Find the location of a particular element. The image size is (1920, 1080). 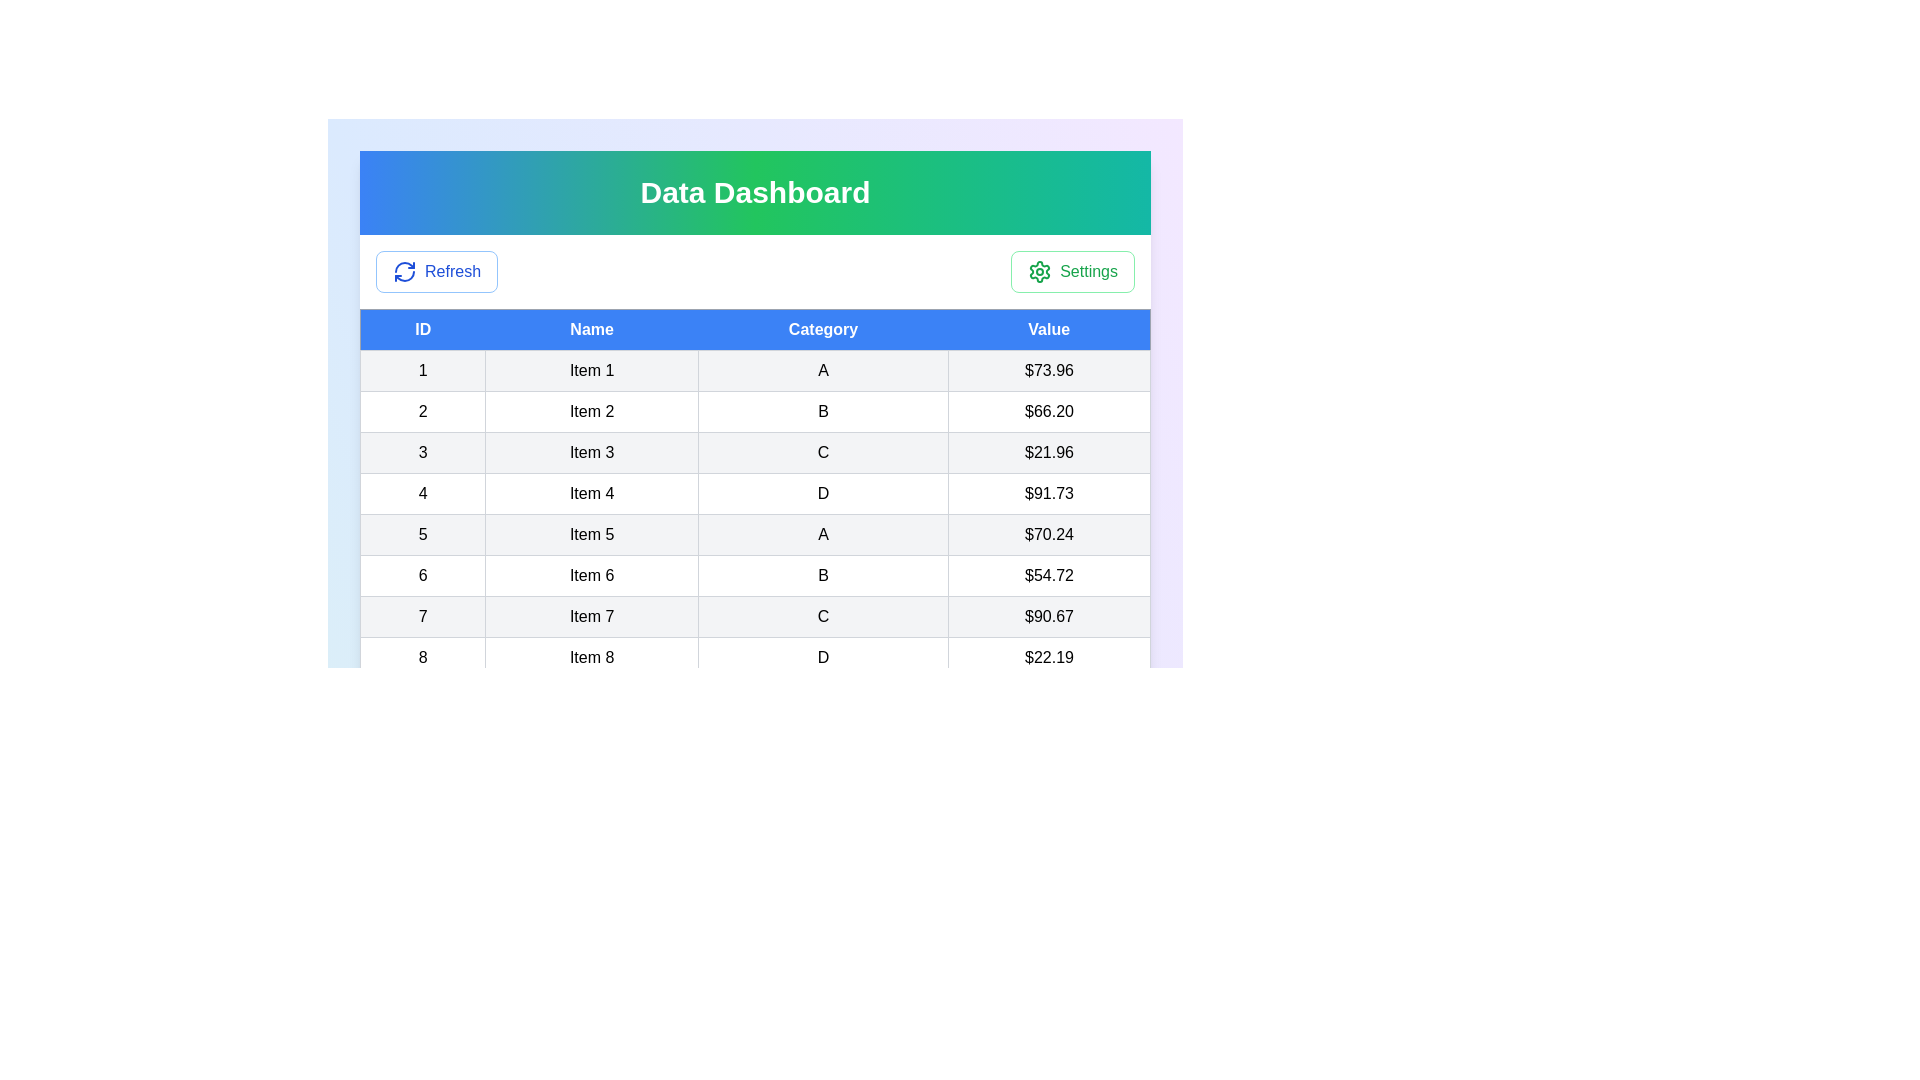

the table header Name to sort or filter the column is located at coordinates (591, 329).